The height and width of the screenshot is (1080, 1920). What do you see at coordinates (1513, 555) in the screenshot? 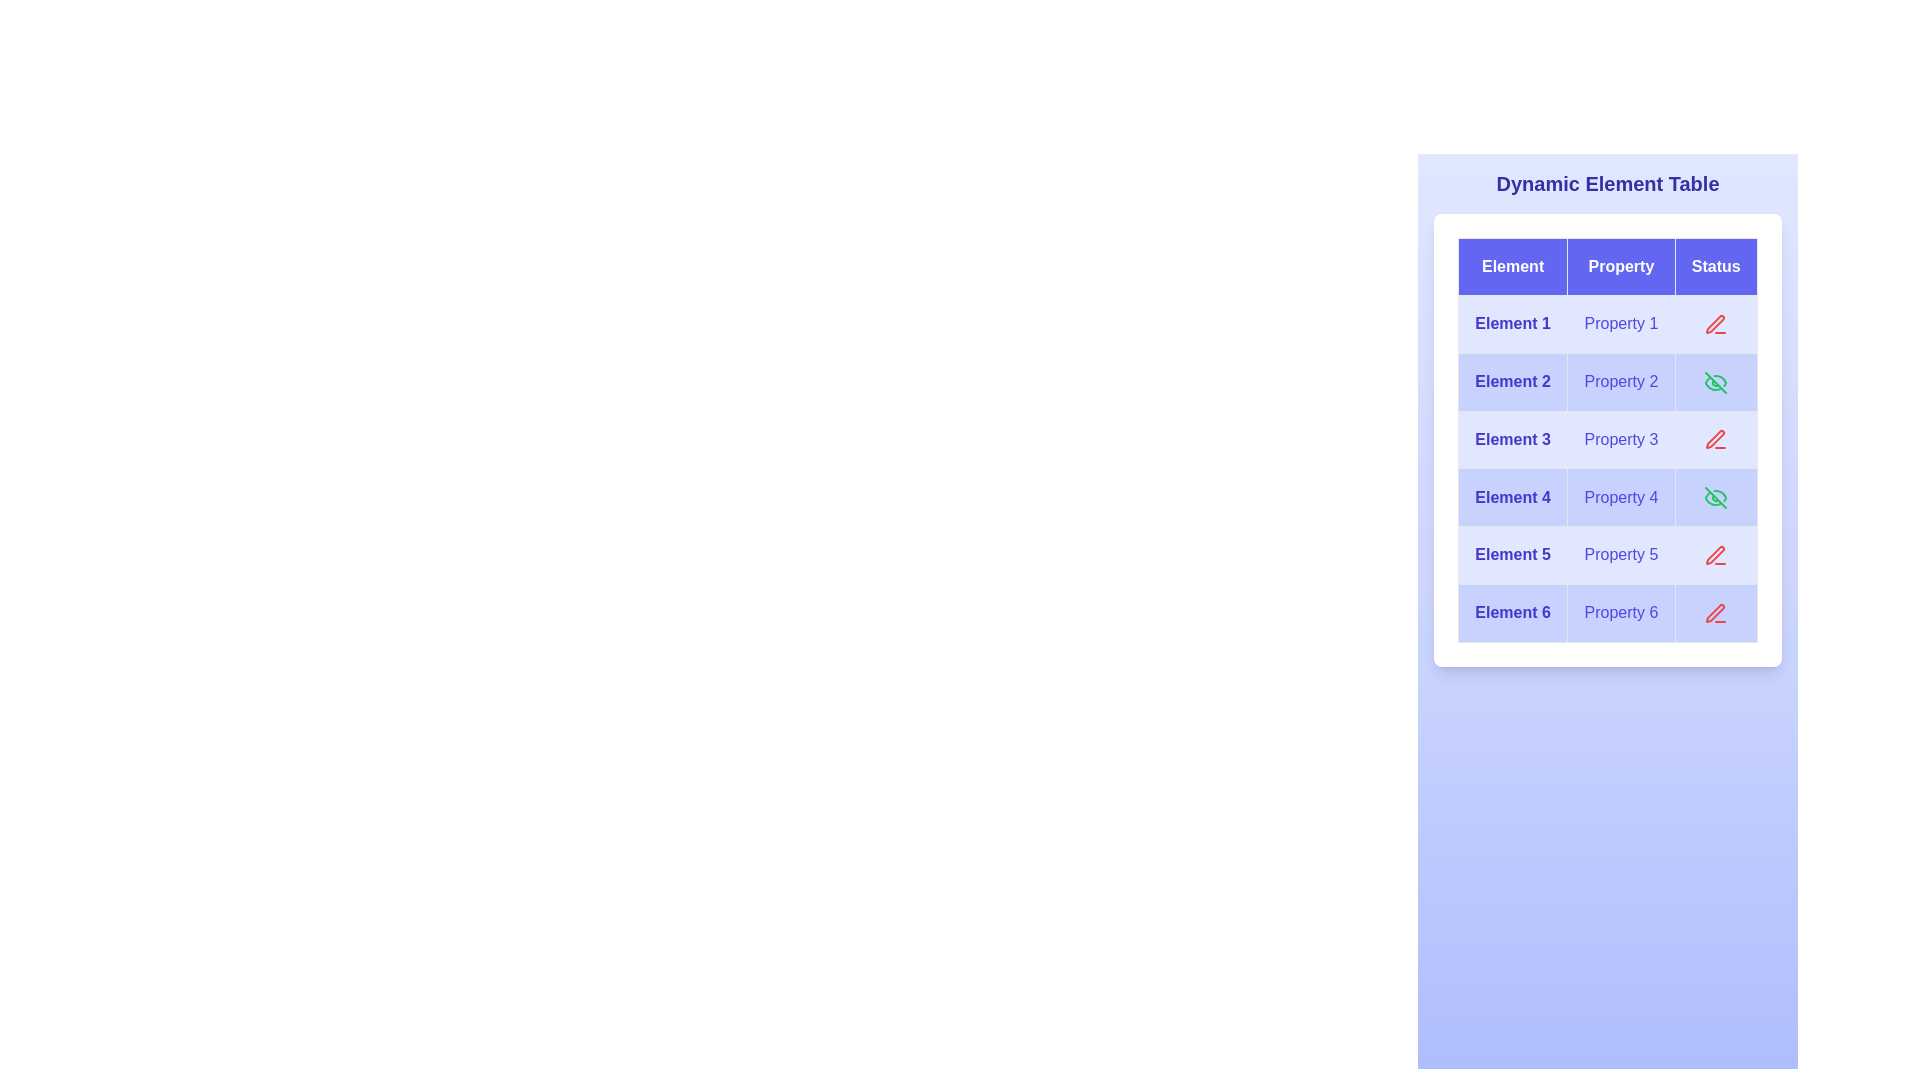
I see `the text of element Element 5 to read its displayed text` at bounding box center [1513, 555].